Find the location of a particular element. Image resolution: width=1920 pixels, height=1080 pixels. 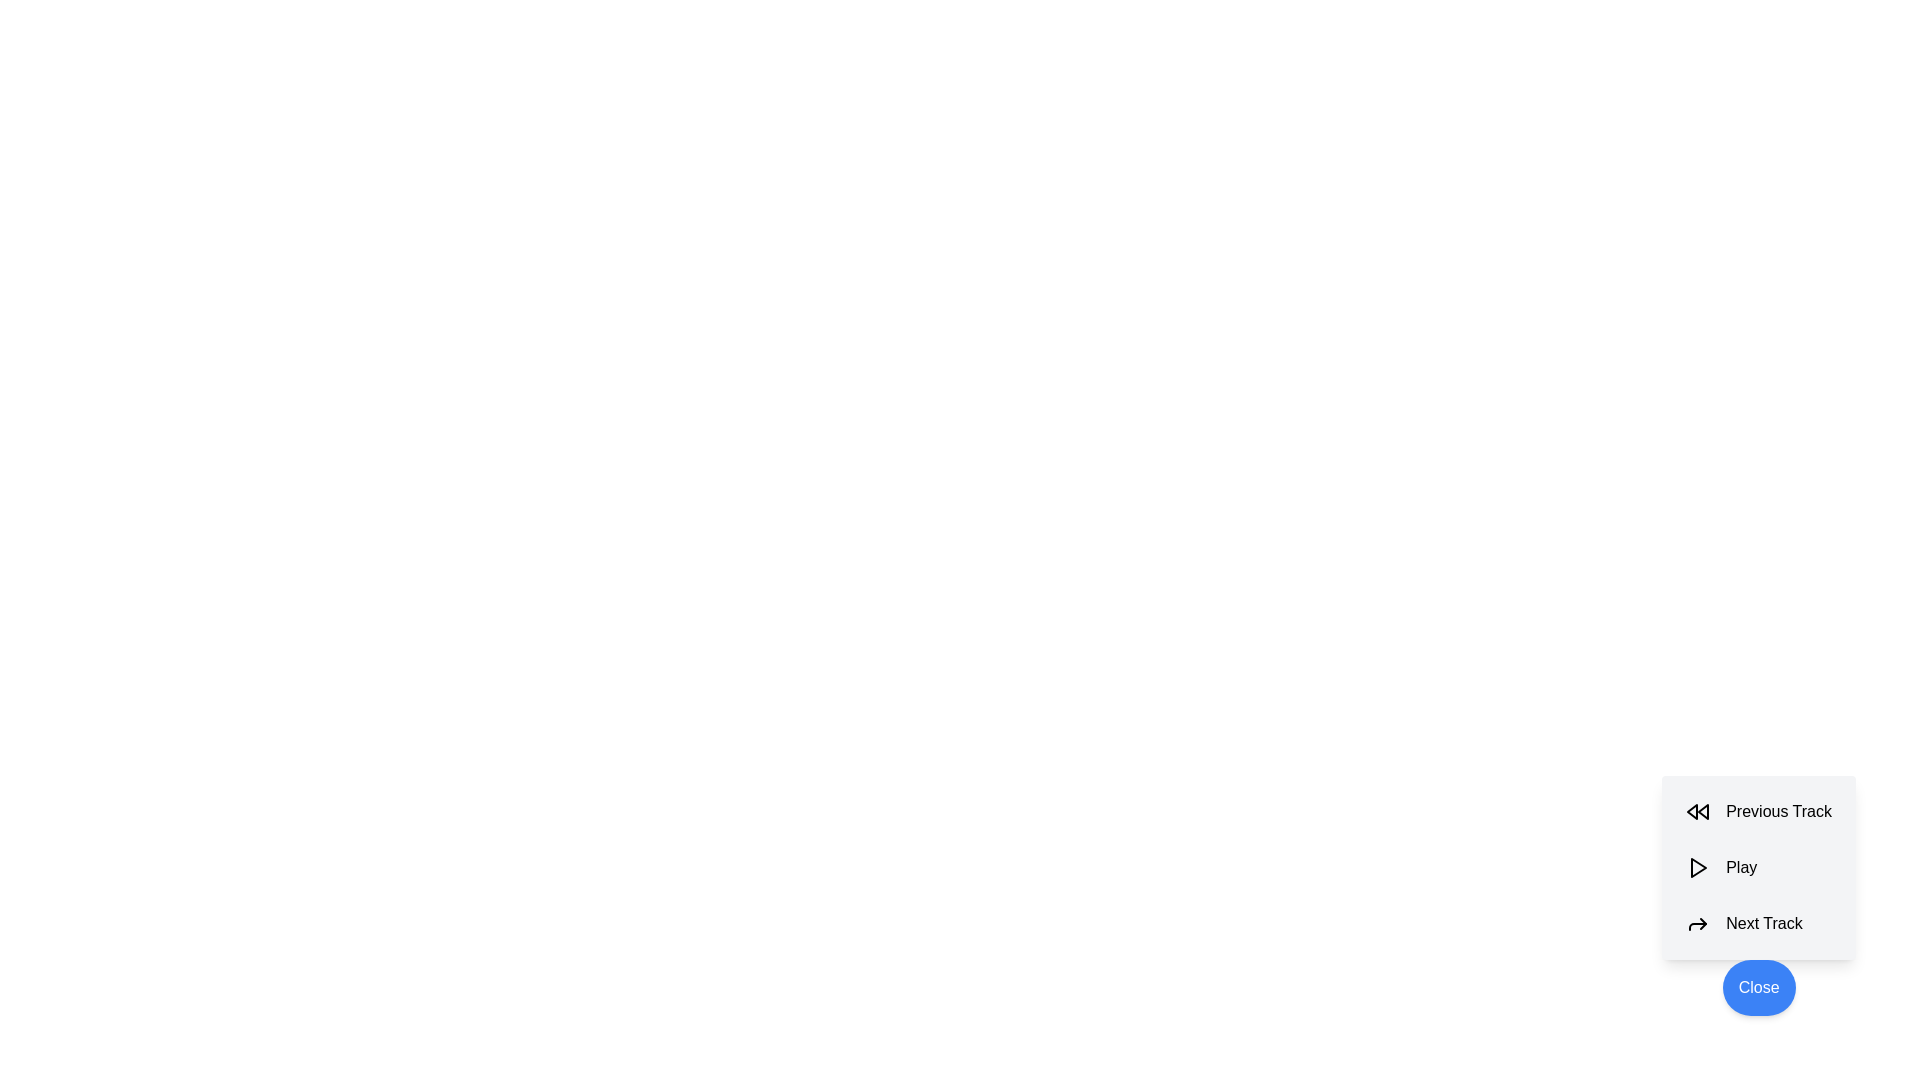

the left triangle of the rewind icon, which is part of the 'Previous Track' button is located at coordinates (1691, 812).